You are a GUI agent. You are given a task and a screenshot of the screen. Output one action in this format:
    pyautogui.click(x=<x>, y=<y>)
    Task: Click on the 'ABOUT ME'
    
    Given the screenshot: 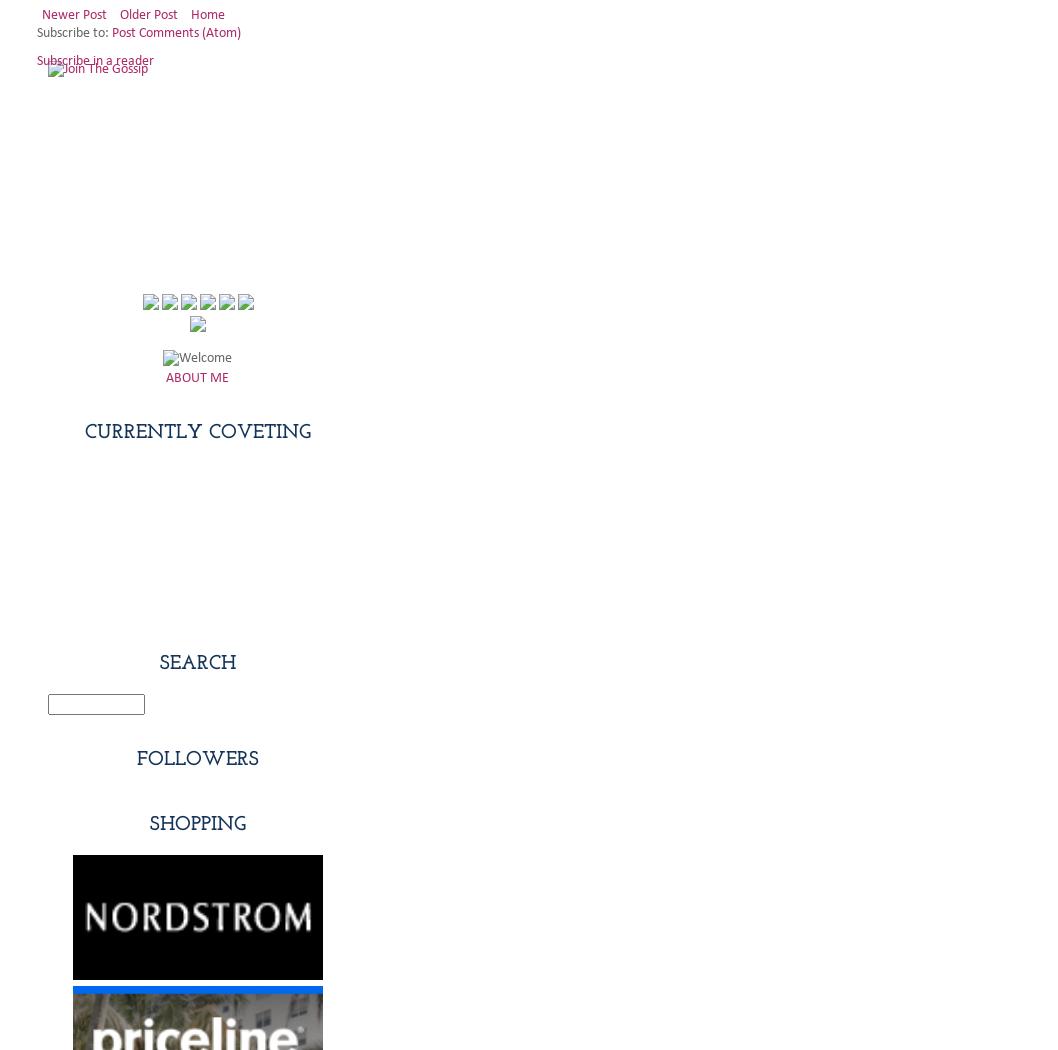 What is the action you would take?
    pyautogui.click(x=197, y=377)
    